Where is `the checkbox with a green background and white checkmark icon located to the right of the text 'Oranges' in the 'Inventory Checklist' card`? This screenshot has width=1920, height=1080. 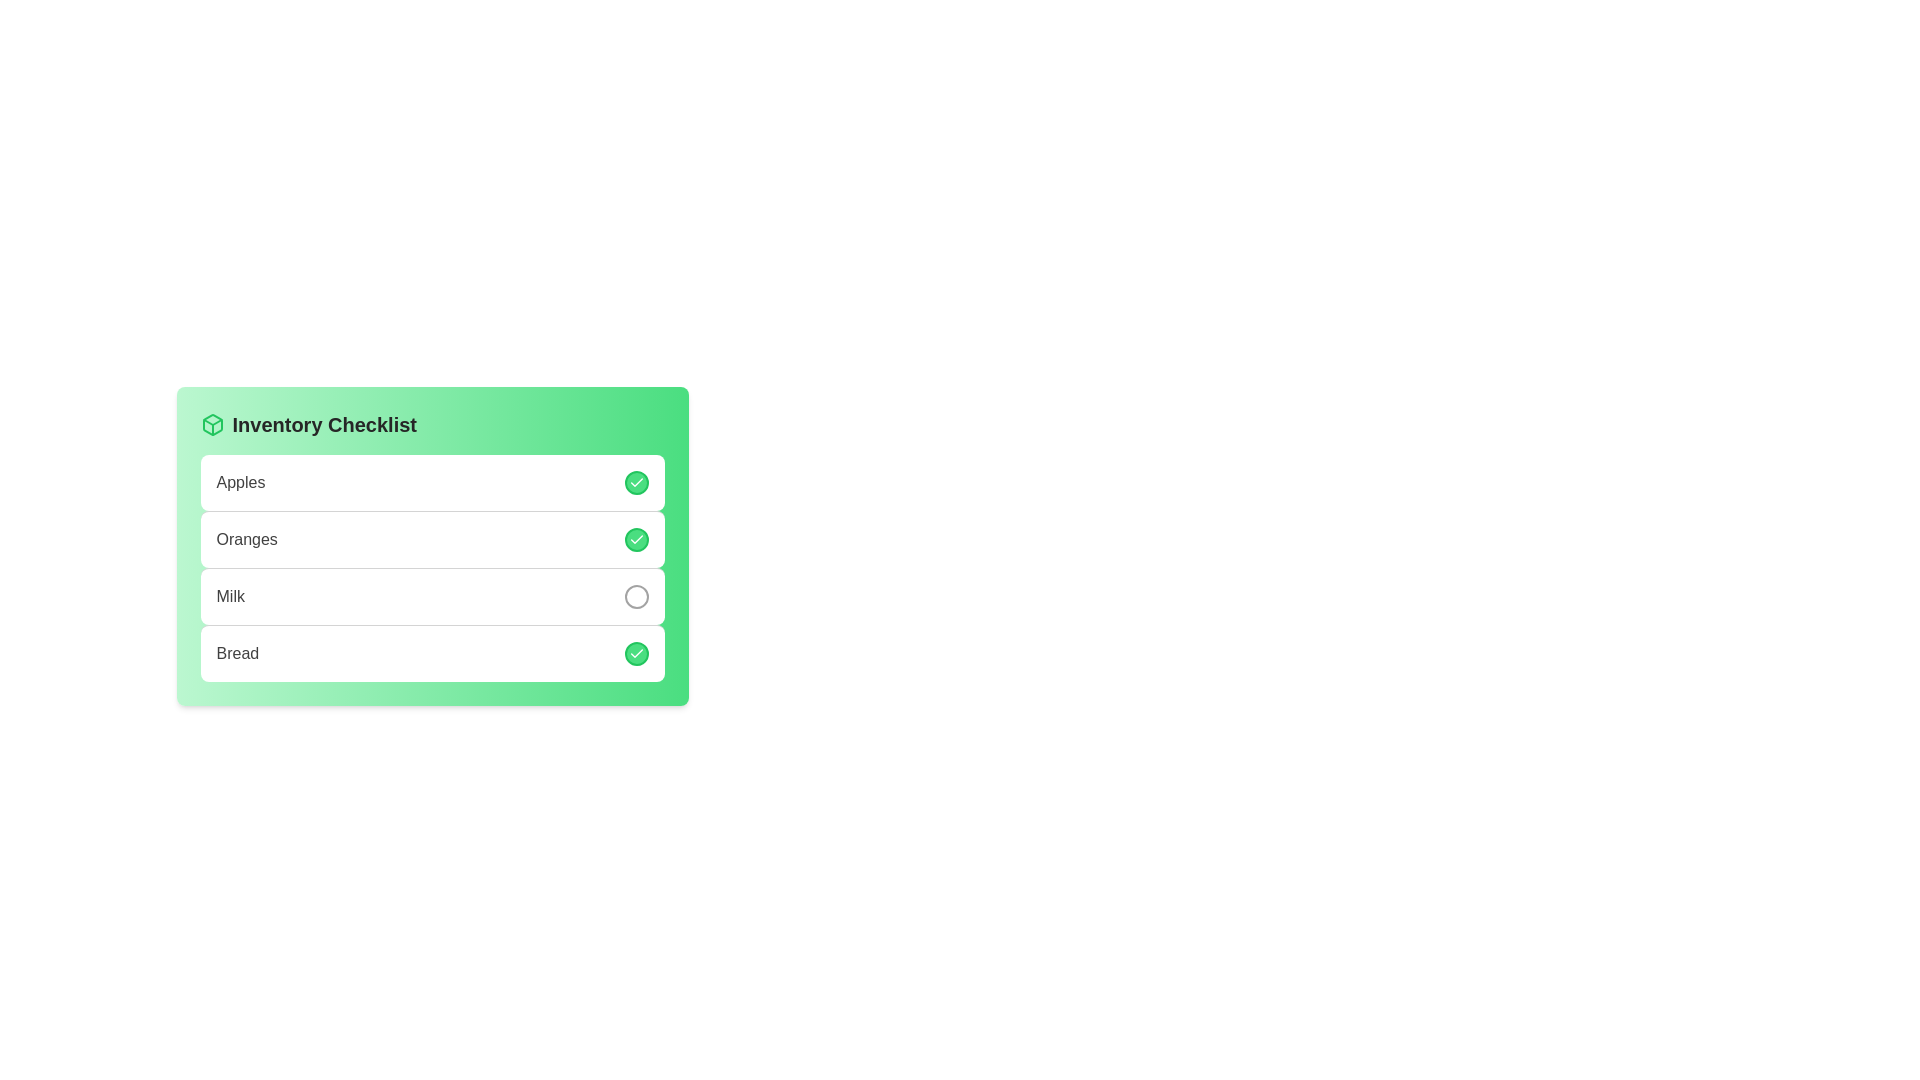 the checkbox with a green background and white checkmark icon located to the right of the text 'Oranges' in the 'Inventory Checklist' card is located at coordinates (635, 540).